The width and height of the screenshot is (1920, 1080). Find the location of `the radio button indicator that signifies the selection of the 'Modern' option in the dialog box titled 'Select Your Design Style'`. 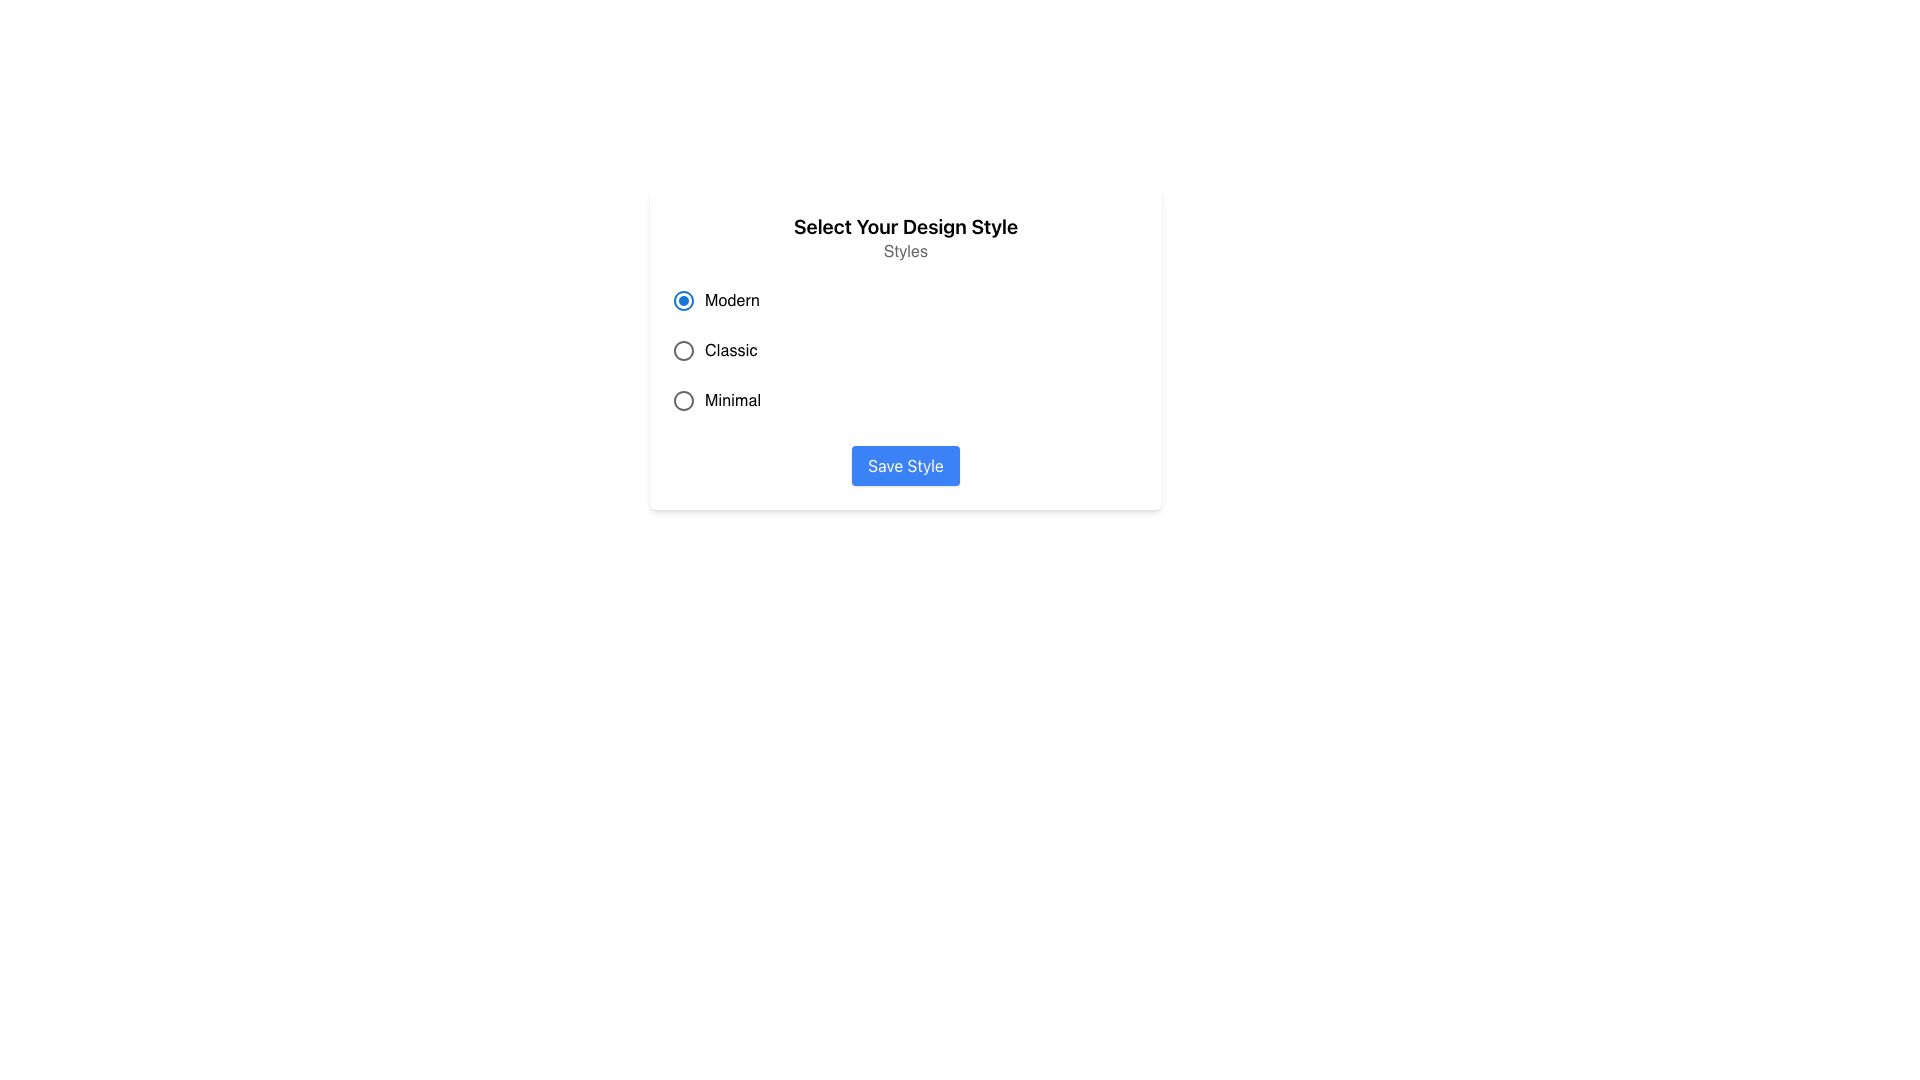

the radio button indicator that signifies the selection of the 'Modern' option in the dialog box titled 'Select Your Design Style' is located at coordinates (684, 300).